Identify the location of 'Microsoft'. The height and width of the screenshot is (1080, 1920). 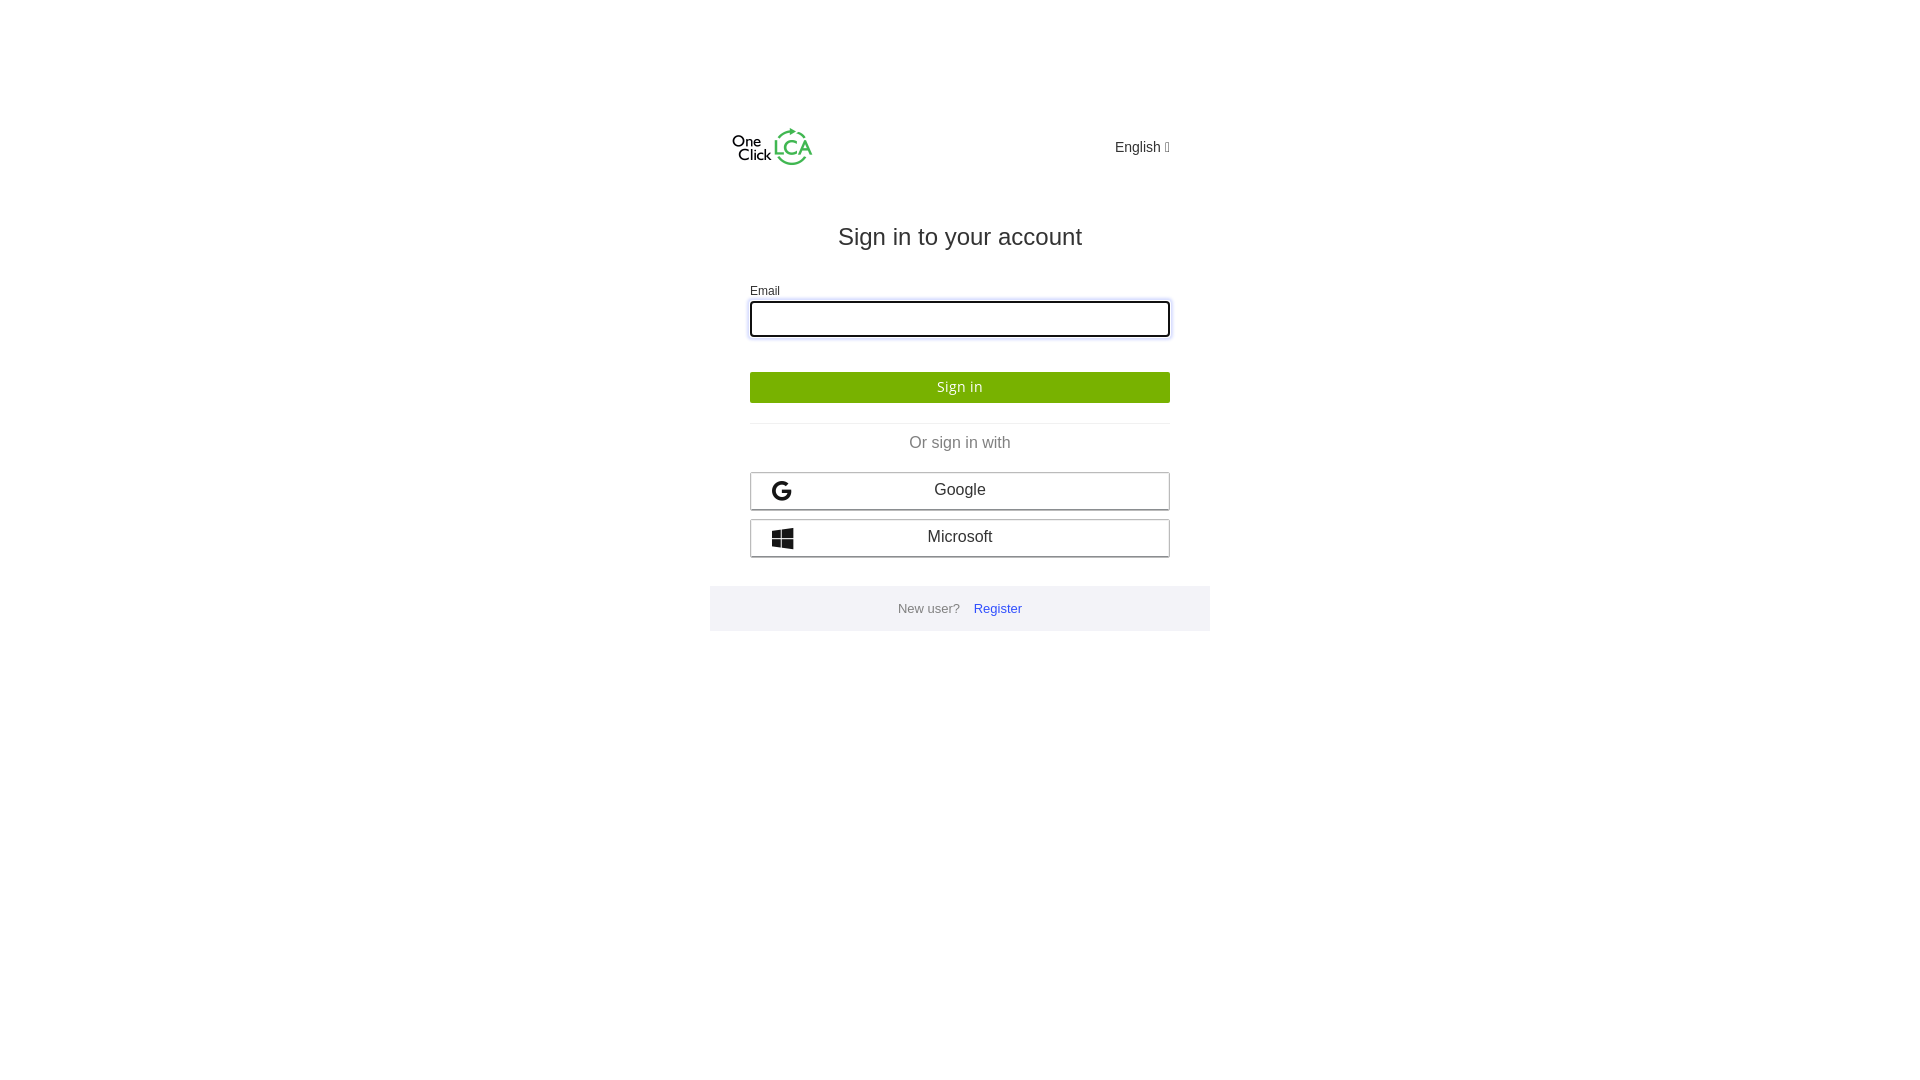
(960, 537).